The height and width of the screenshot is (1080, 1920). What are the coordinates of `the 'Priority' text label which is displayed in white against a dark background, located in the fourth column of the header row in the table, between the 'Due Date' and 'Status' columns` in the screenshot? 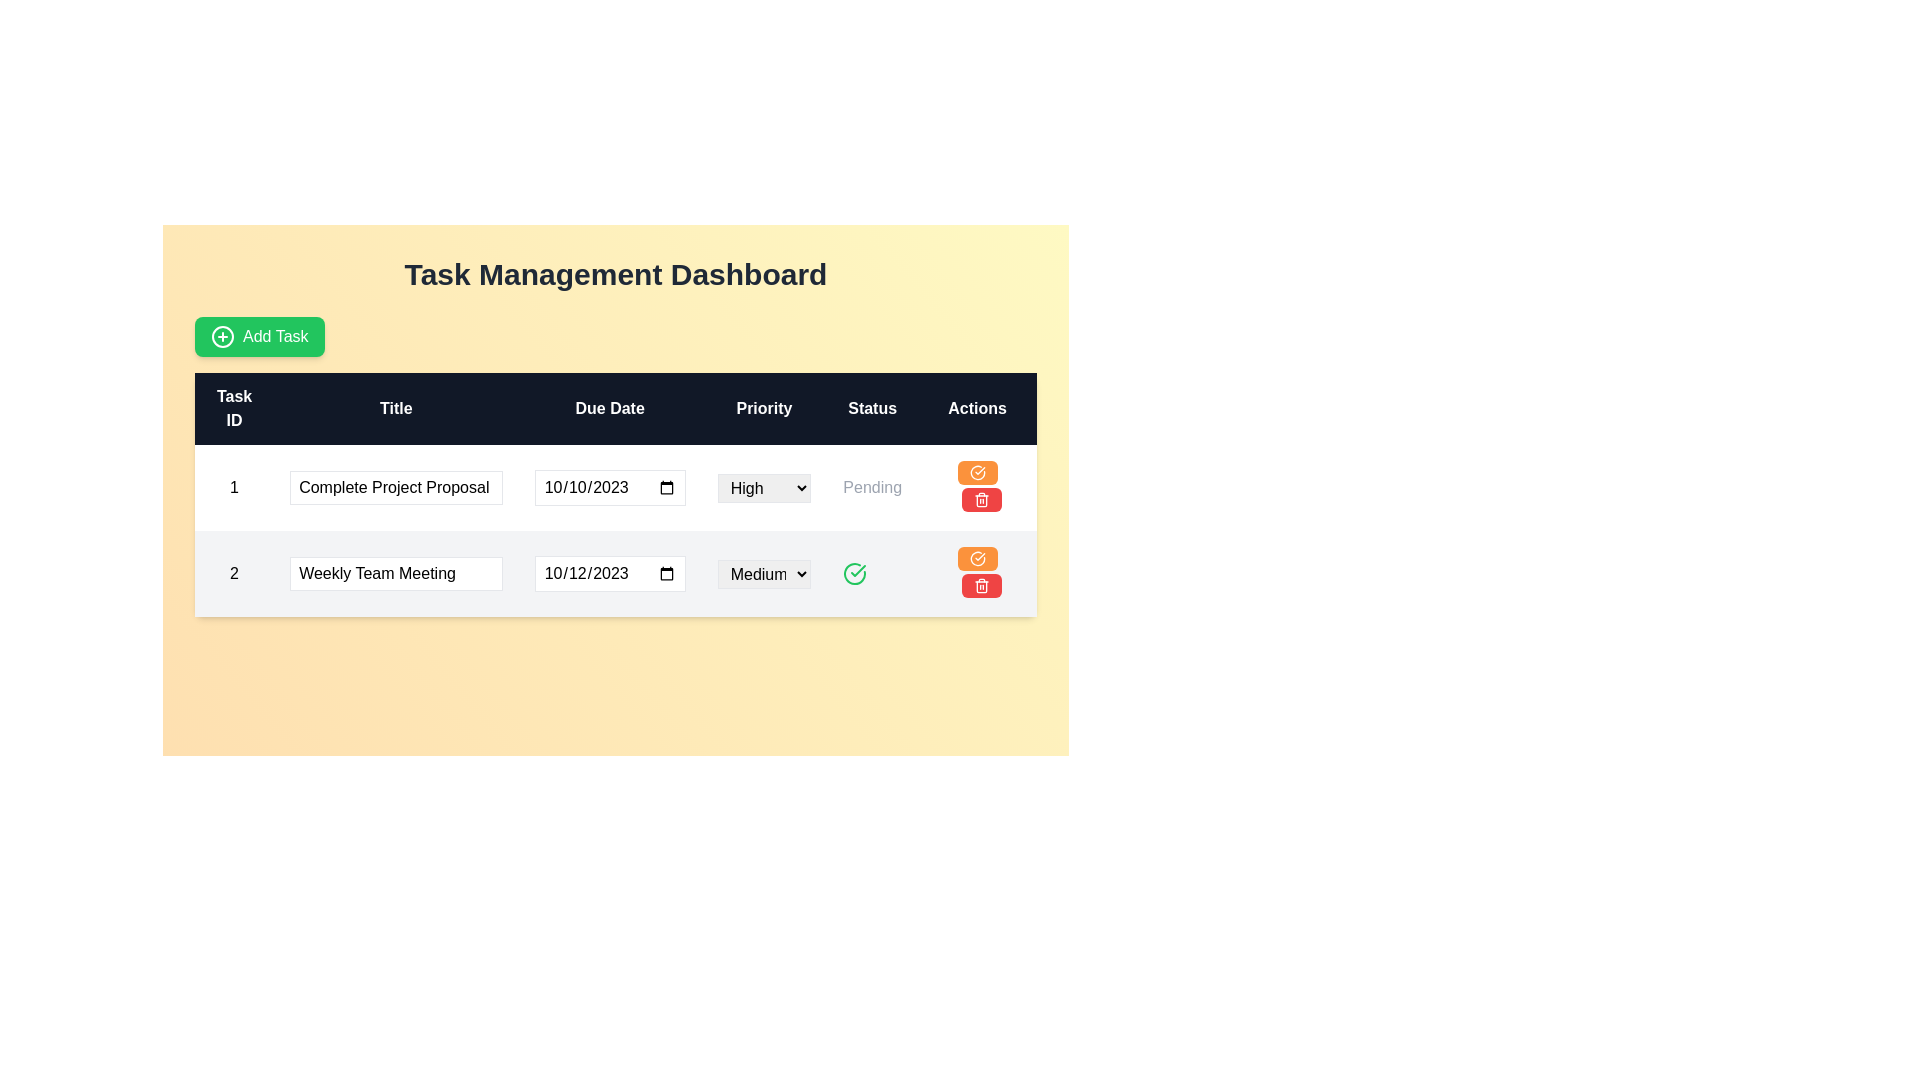 It's located at (763, 407).